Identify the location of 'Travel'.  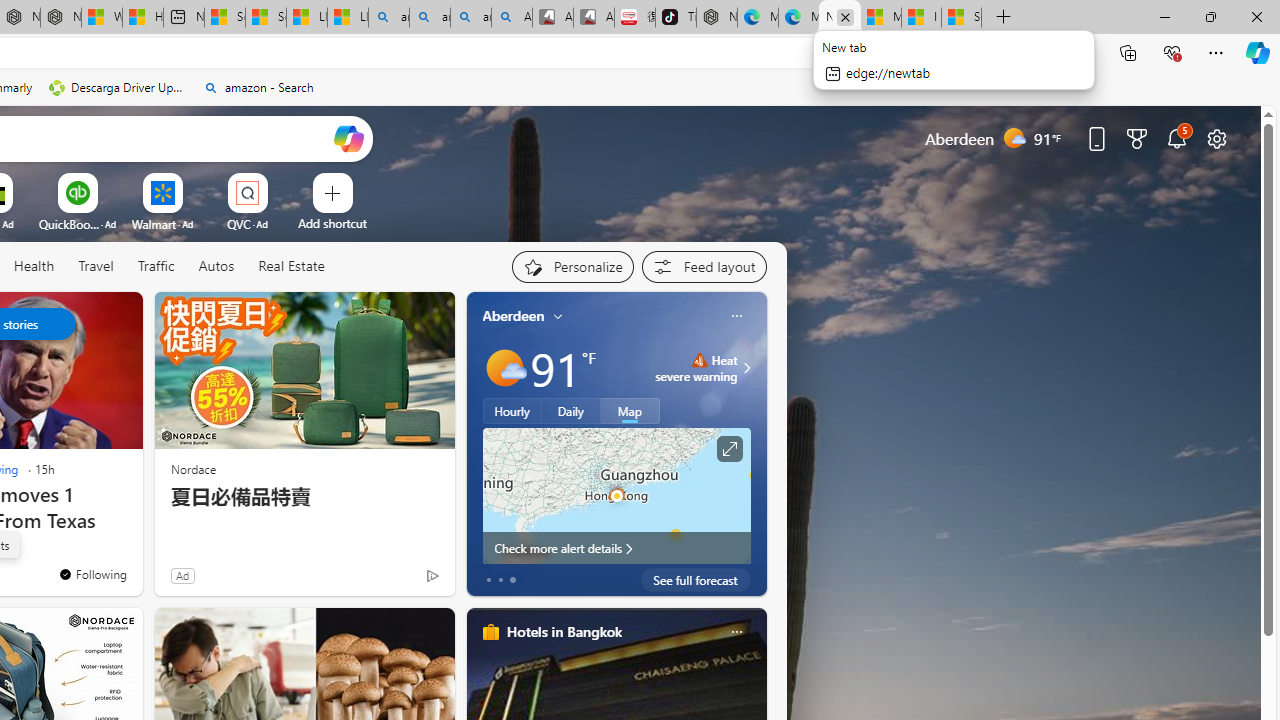
(95, 265).